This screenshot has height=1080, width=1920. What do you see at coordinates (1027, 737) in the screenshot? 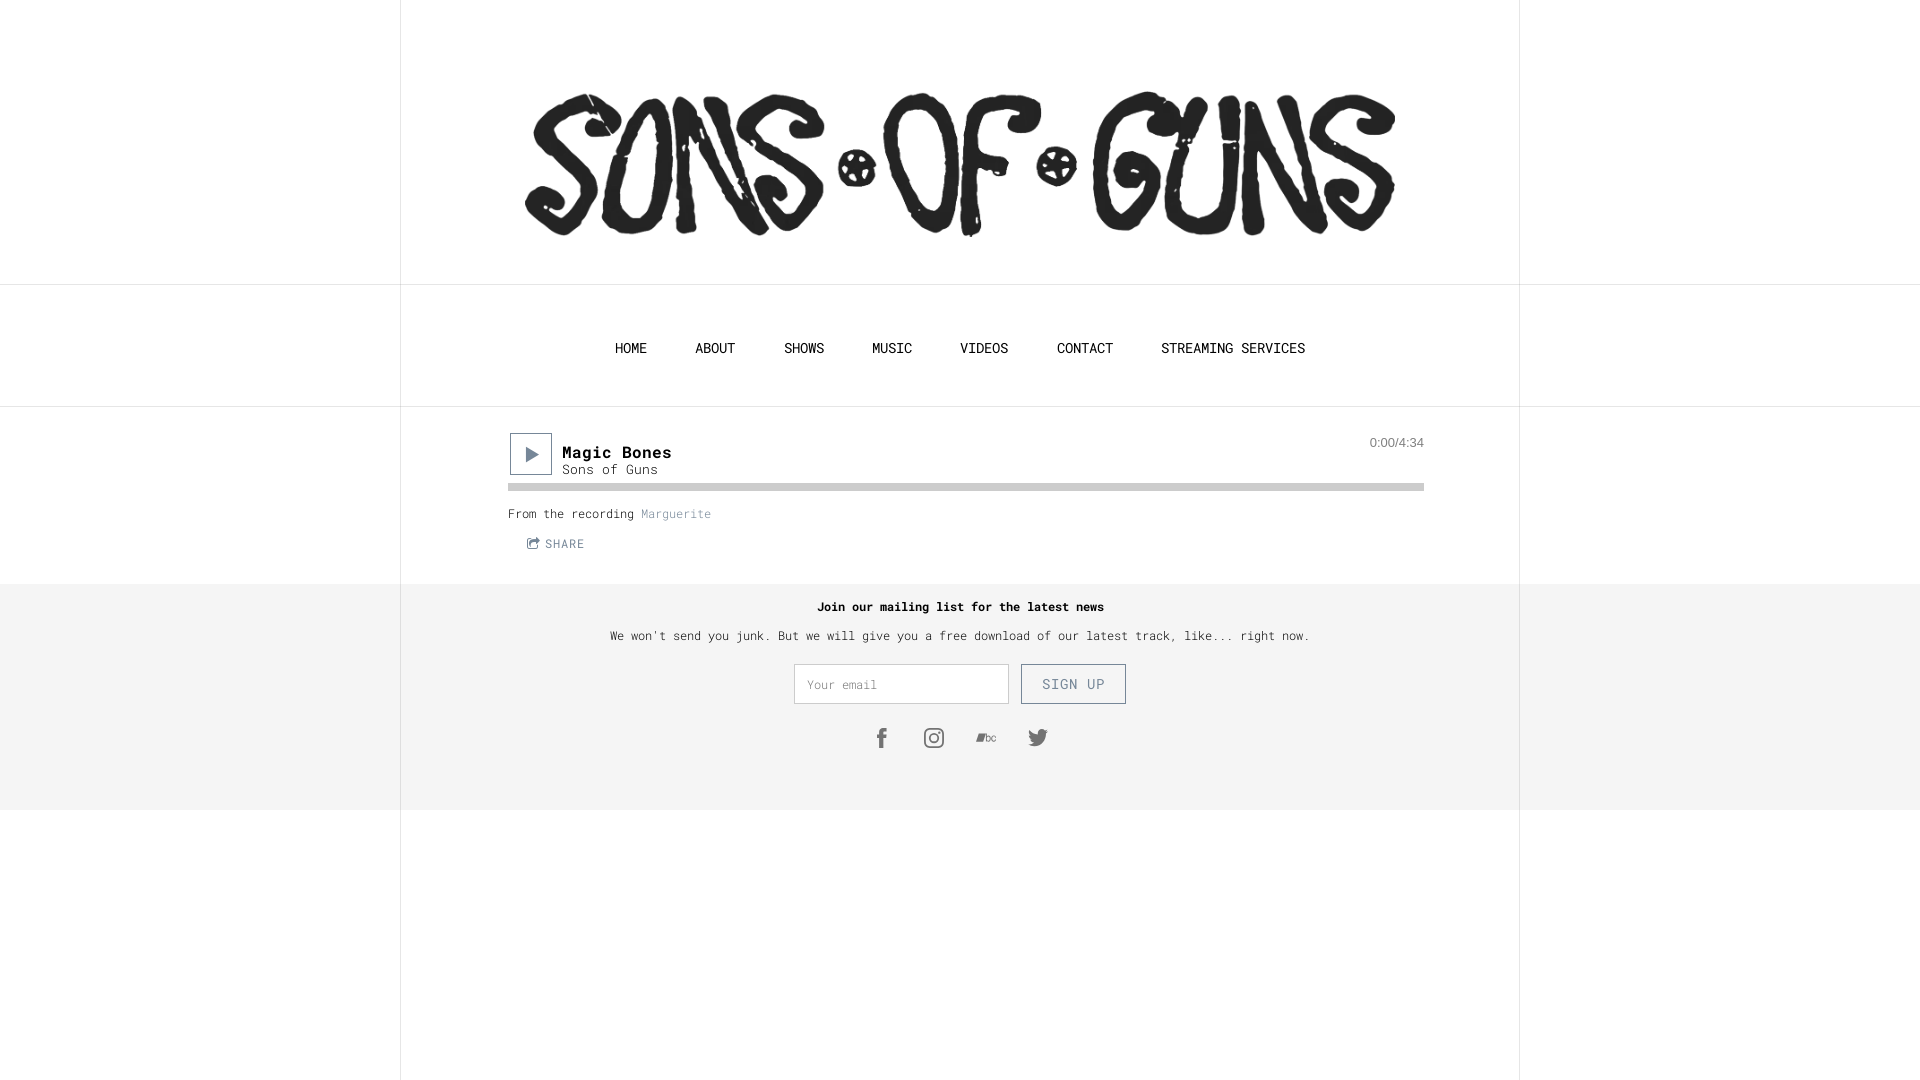
I see `'https://twitter.com/sonsofgunsband'` at bounding box center [1027, 737].